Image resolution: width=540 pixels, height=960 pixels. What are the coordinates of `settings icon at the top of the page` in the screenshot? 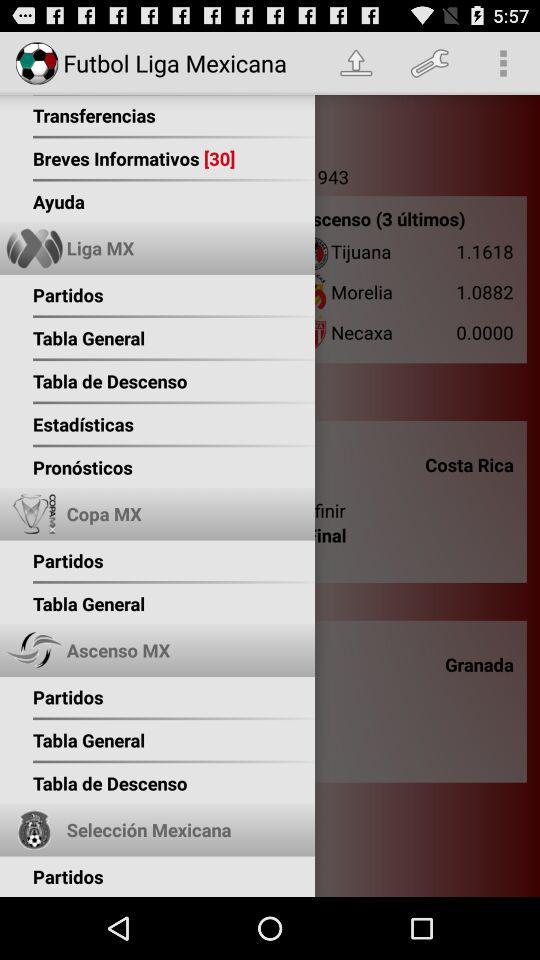 It's located at (429, 63).